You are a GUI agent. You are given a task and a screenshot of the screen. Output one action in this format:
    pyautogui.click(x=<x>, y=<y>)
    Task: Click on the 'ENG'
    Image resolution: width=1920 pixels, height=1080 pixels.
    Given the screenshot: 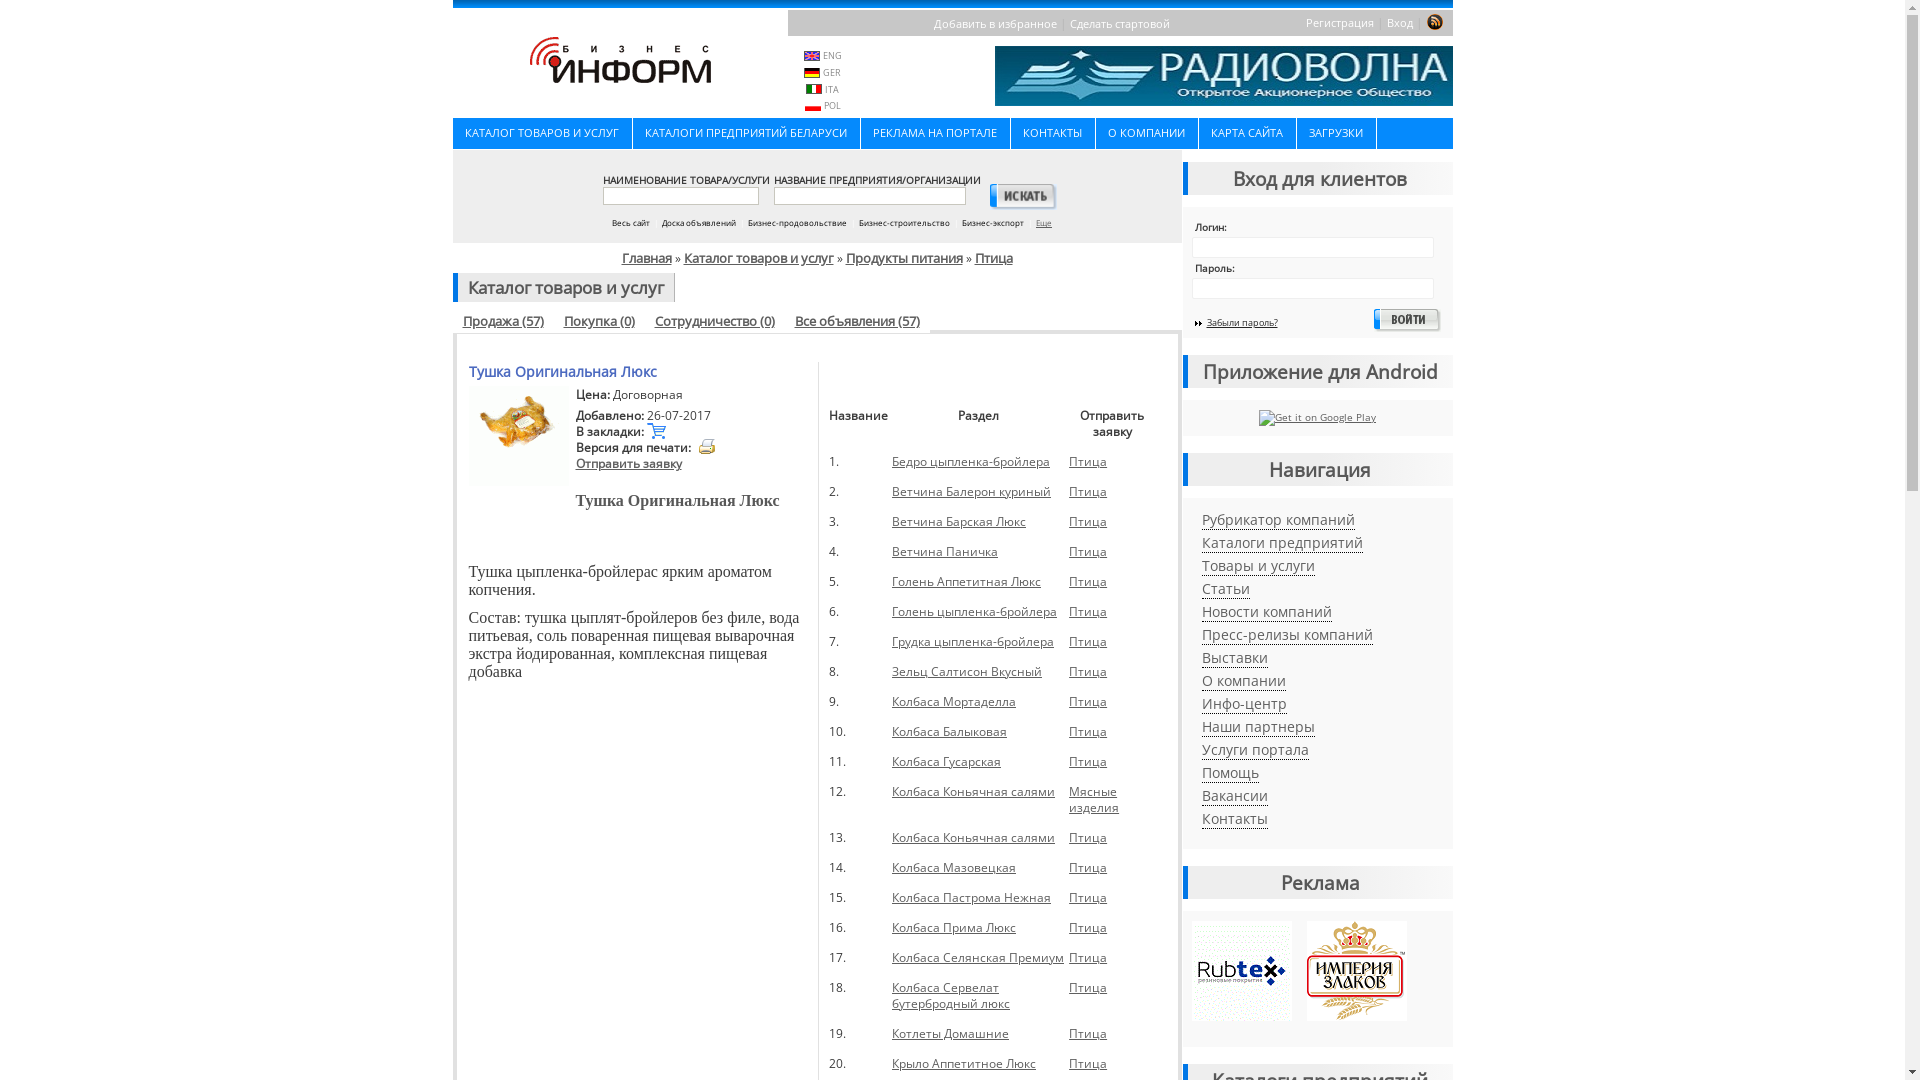 What is the action you would take?
    pyautogui.click(x=821, y=54)
    